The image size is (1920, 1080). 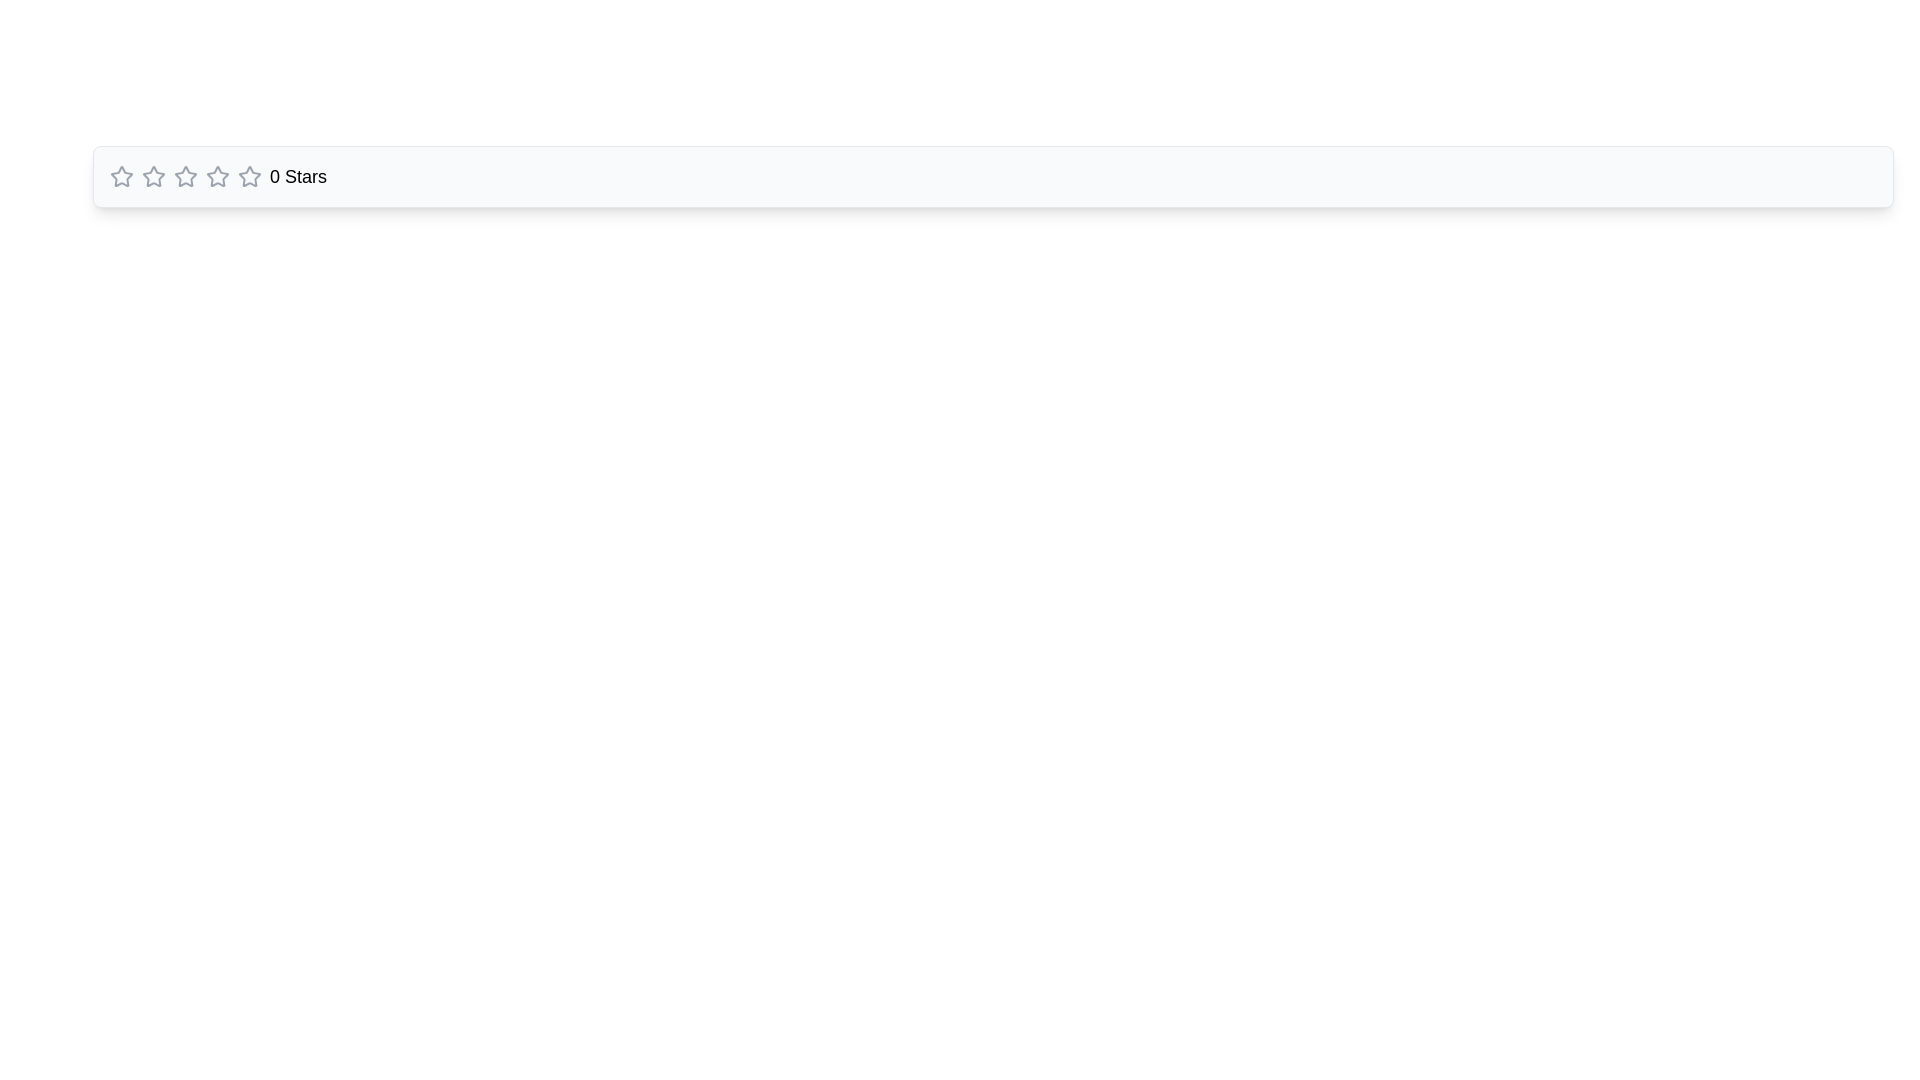 I want to click on the second star icon in a row of five stars to rate it, which is adjacent to the '0 Stars' text label, so click(x=186, y=175).